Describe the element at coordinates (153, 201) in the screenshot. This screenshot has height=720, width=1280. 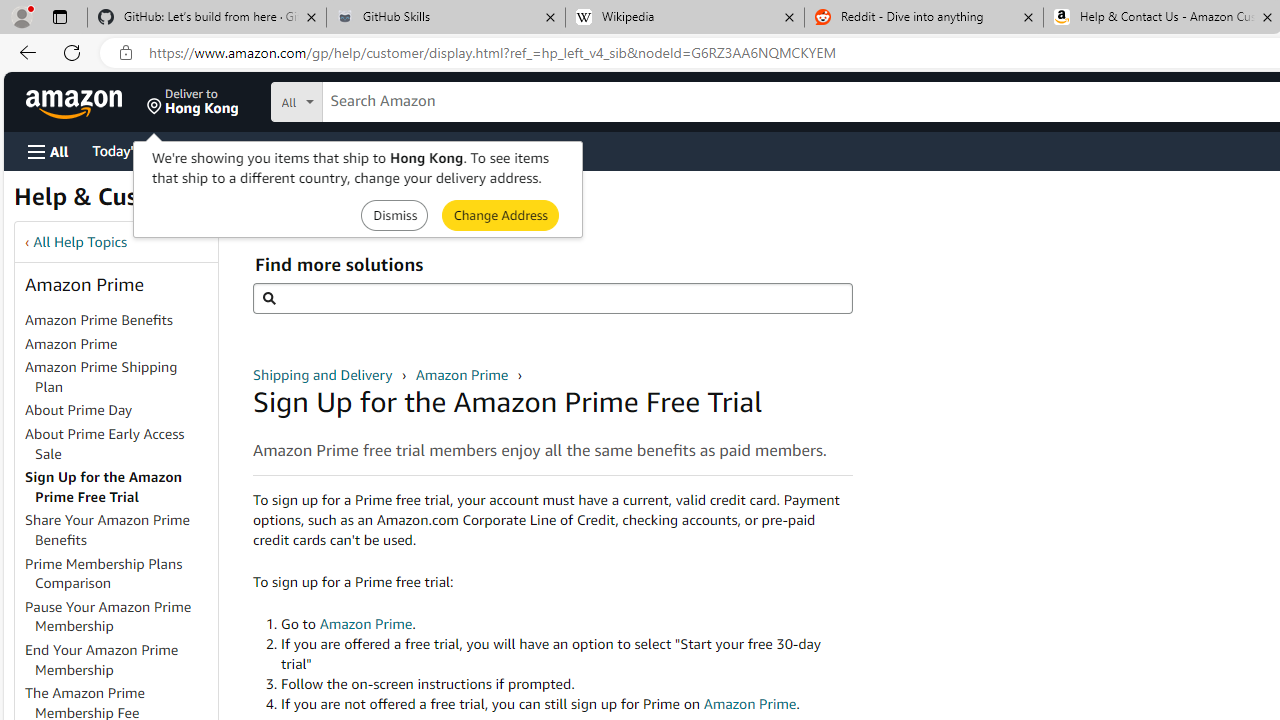
I see `'Help & Customer Service'` at that location.